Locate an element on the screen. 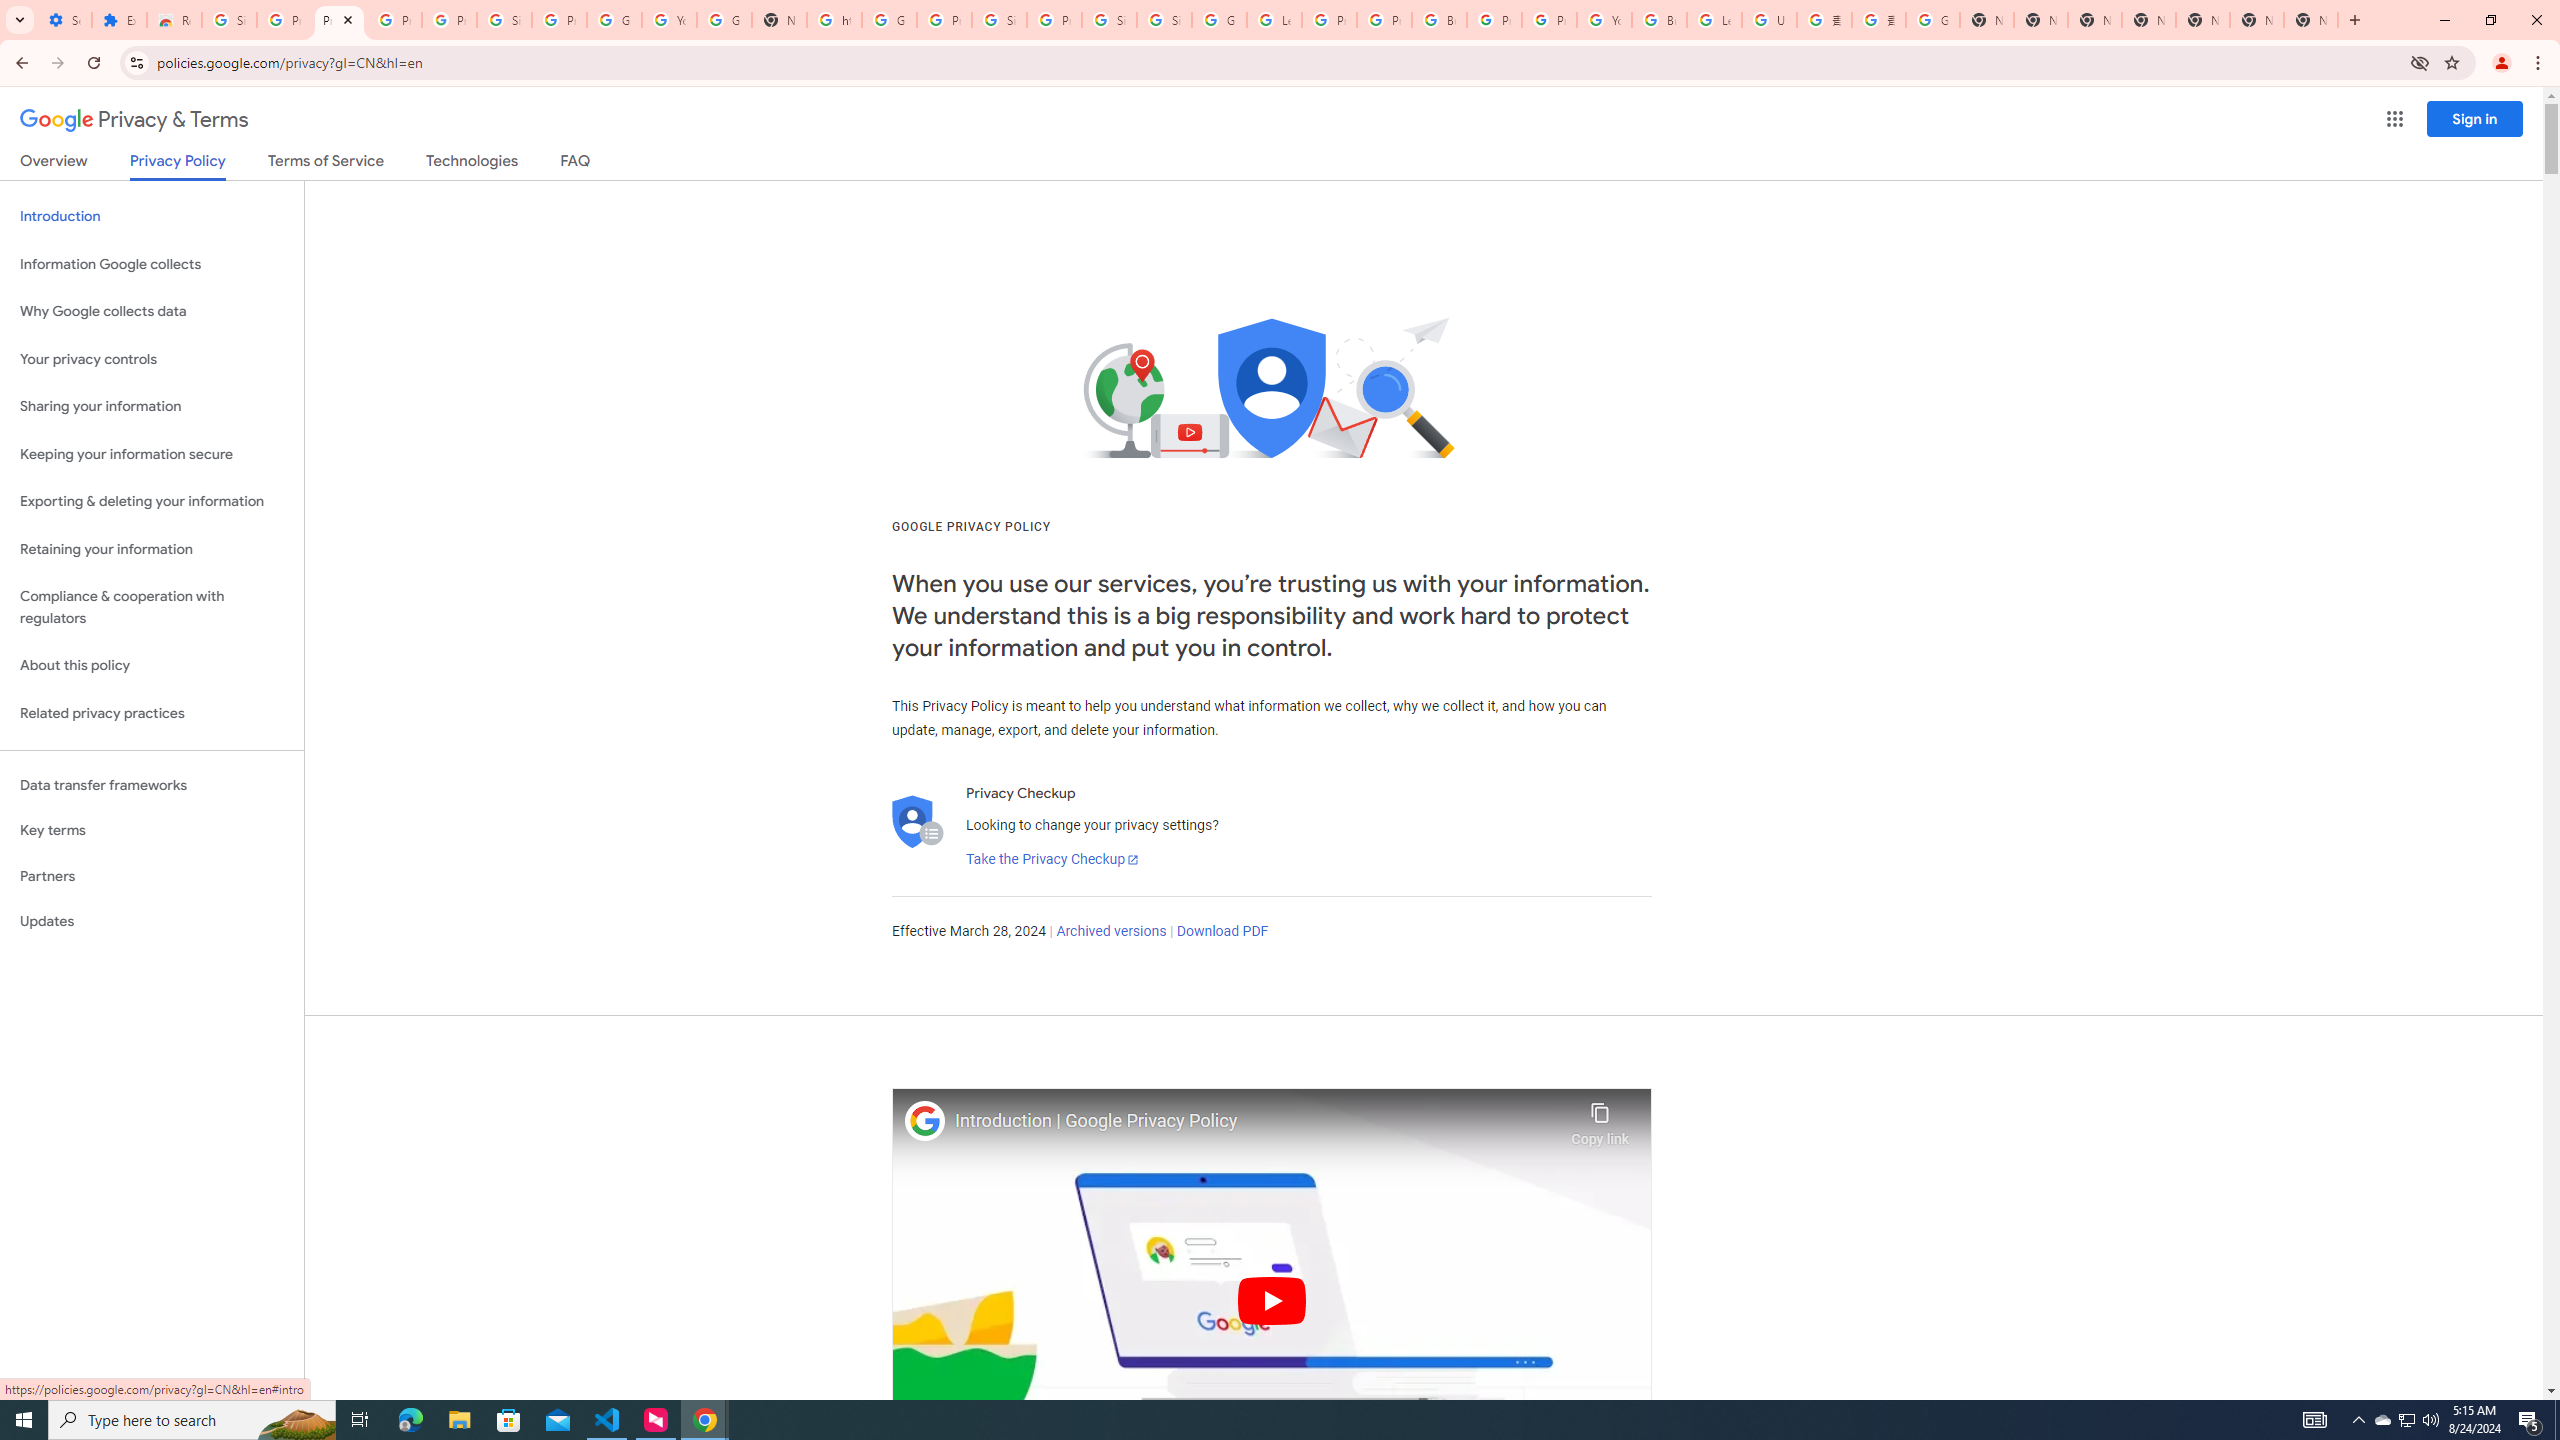 The width and height of the screenshot is (2560, 1440). 'Take the Privacy Checkup' is located at coordinates (1051, 858).